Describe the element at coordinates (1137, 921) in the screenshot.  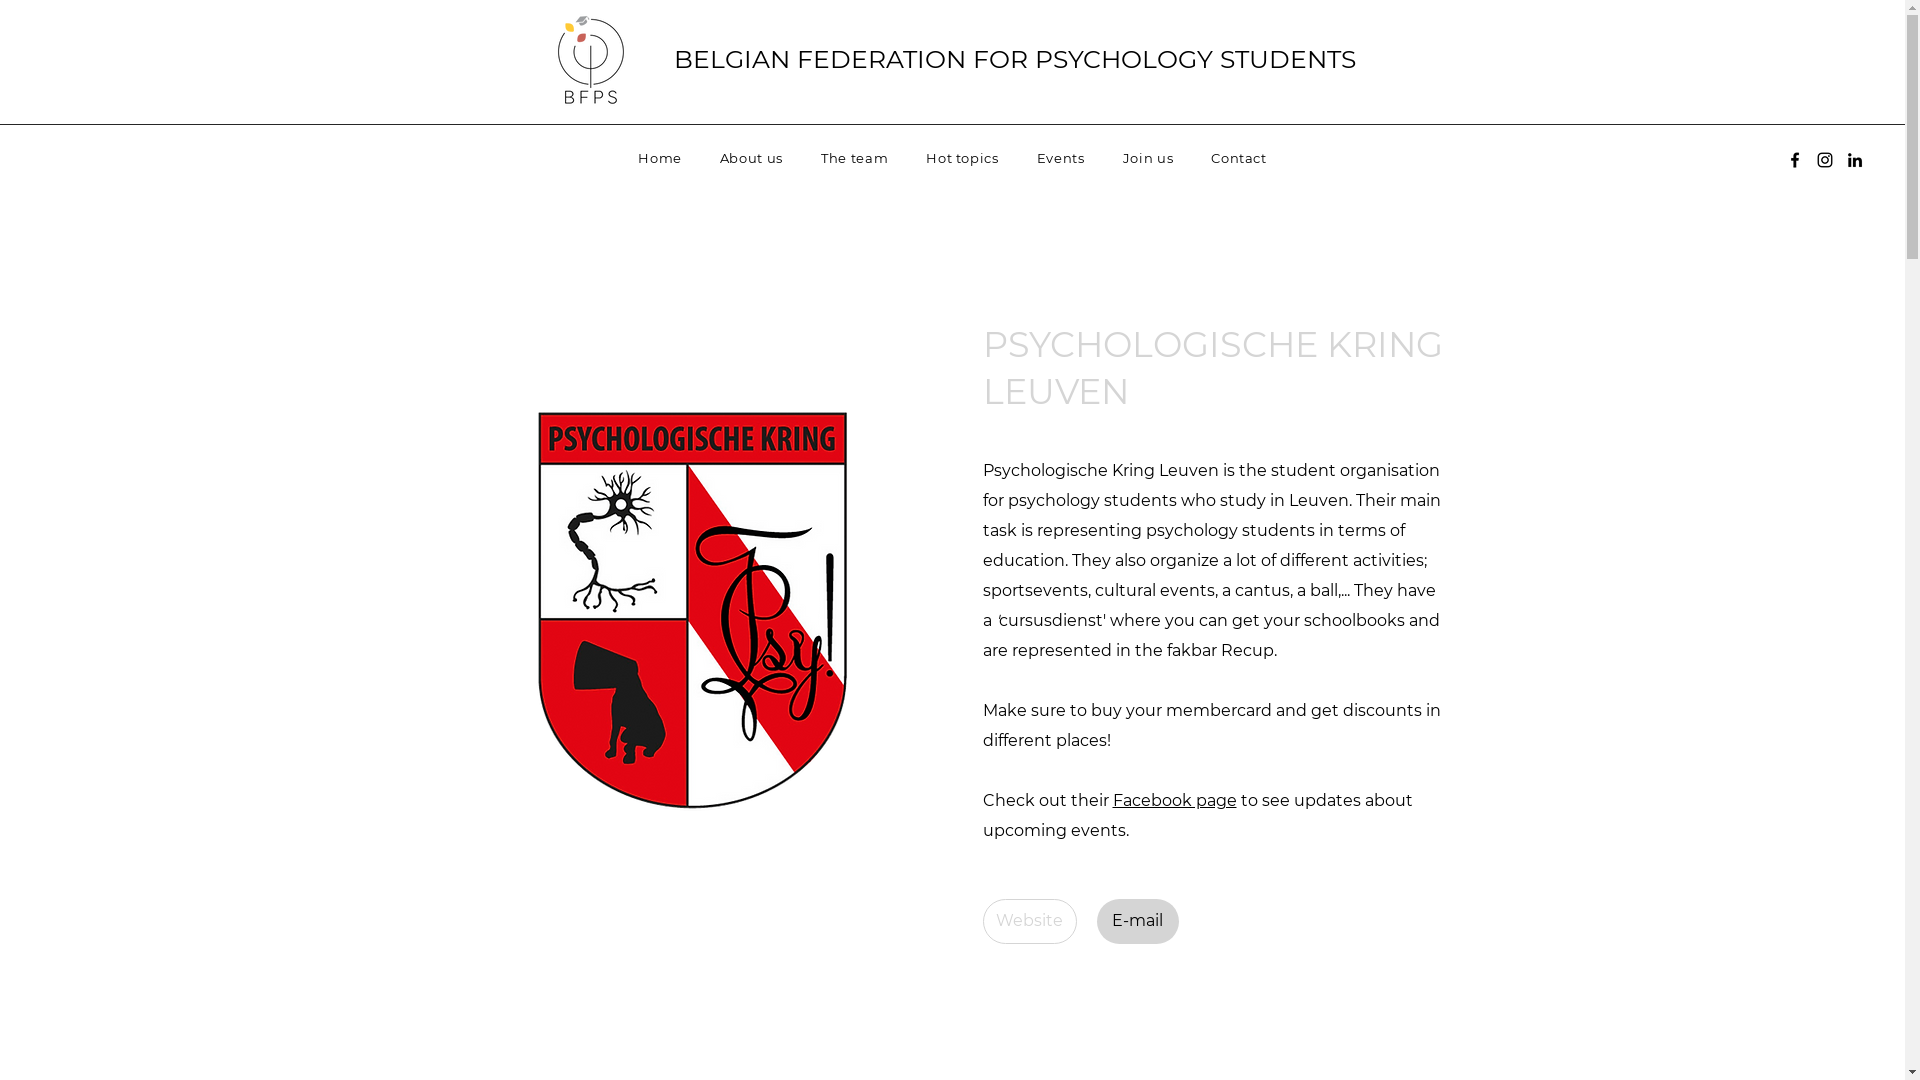
I see `'E-mail'` at that location.